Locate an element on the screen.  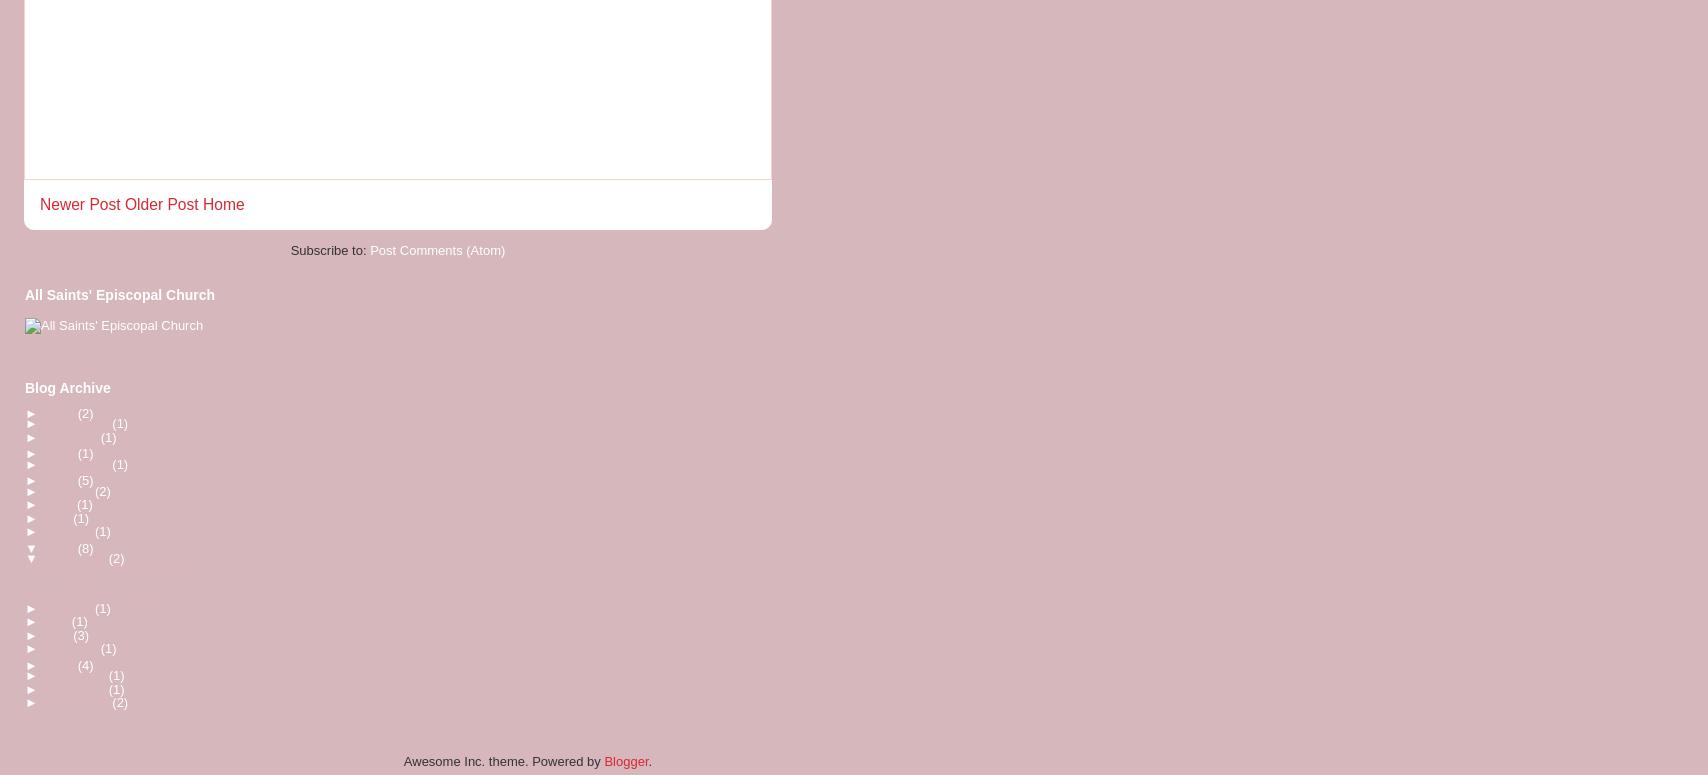
'Awesome Inc. theme. Powered by' is located at coordinates (503, 759).